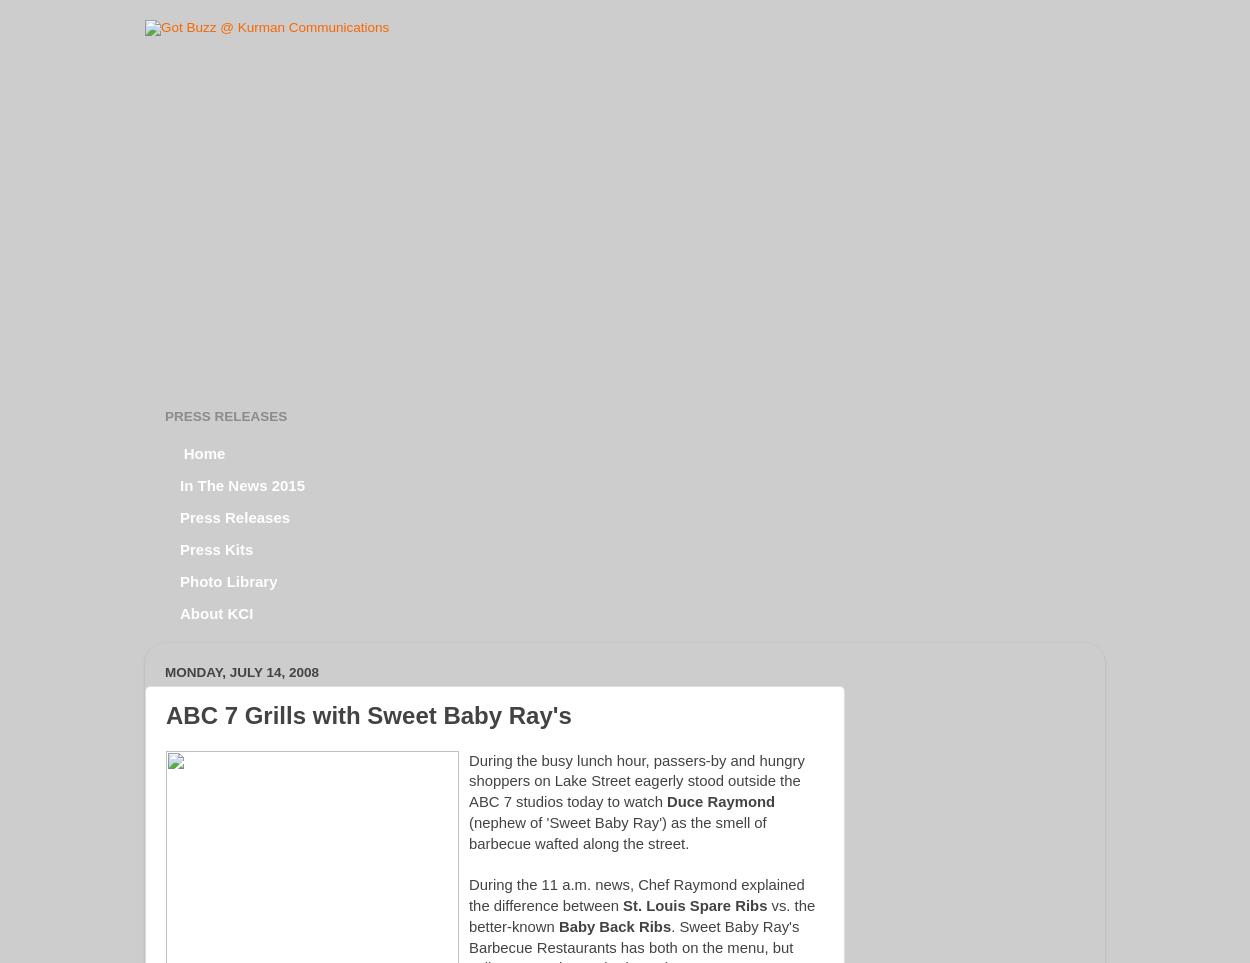  What do you see at coordinates (636, 780) in the screenshot?
I see `'During the busy lunch hour, passers-by and hungry shoppers on Lake Street eagerly stood outside the ABC 7 studios today to watch'` at bounding box center [636, 780].